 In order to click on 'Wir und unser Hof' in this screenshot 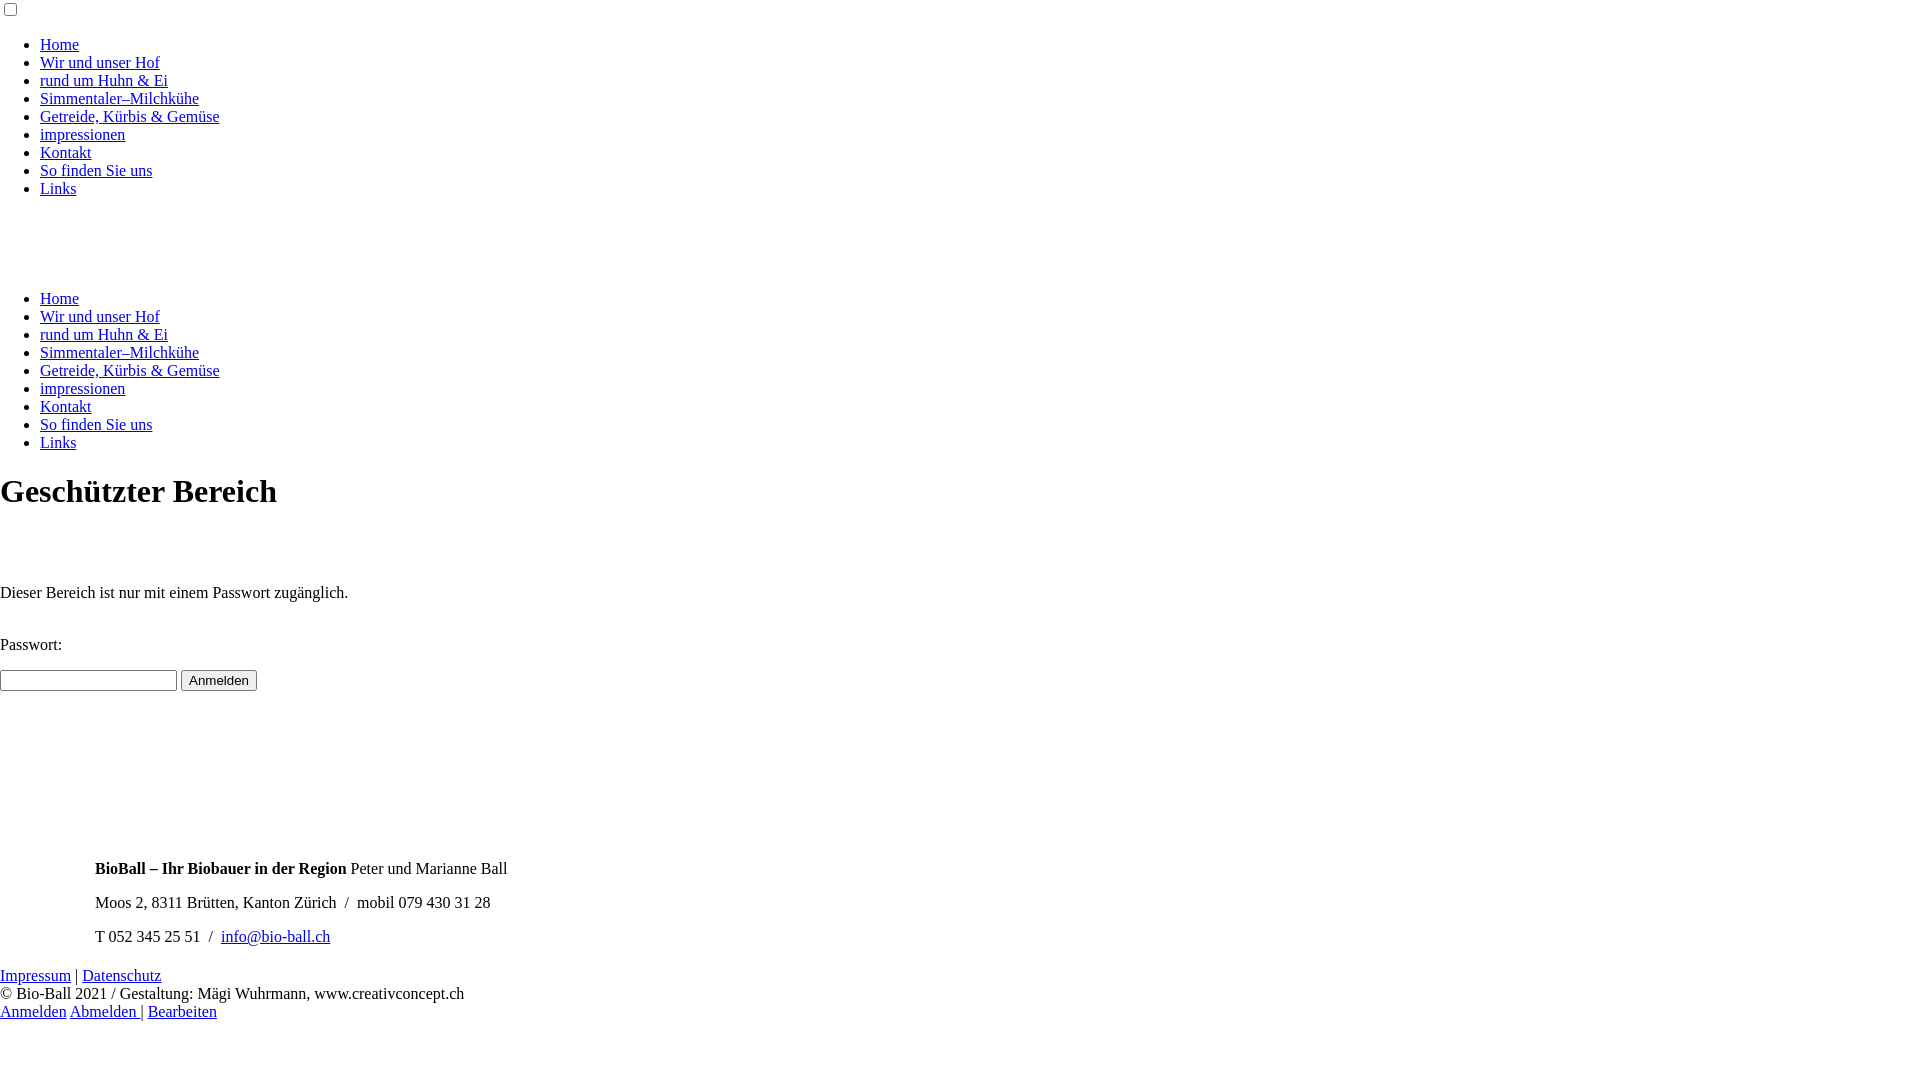, I will do `click(99, 61)`.